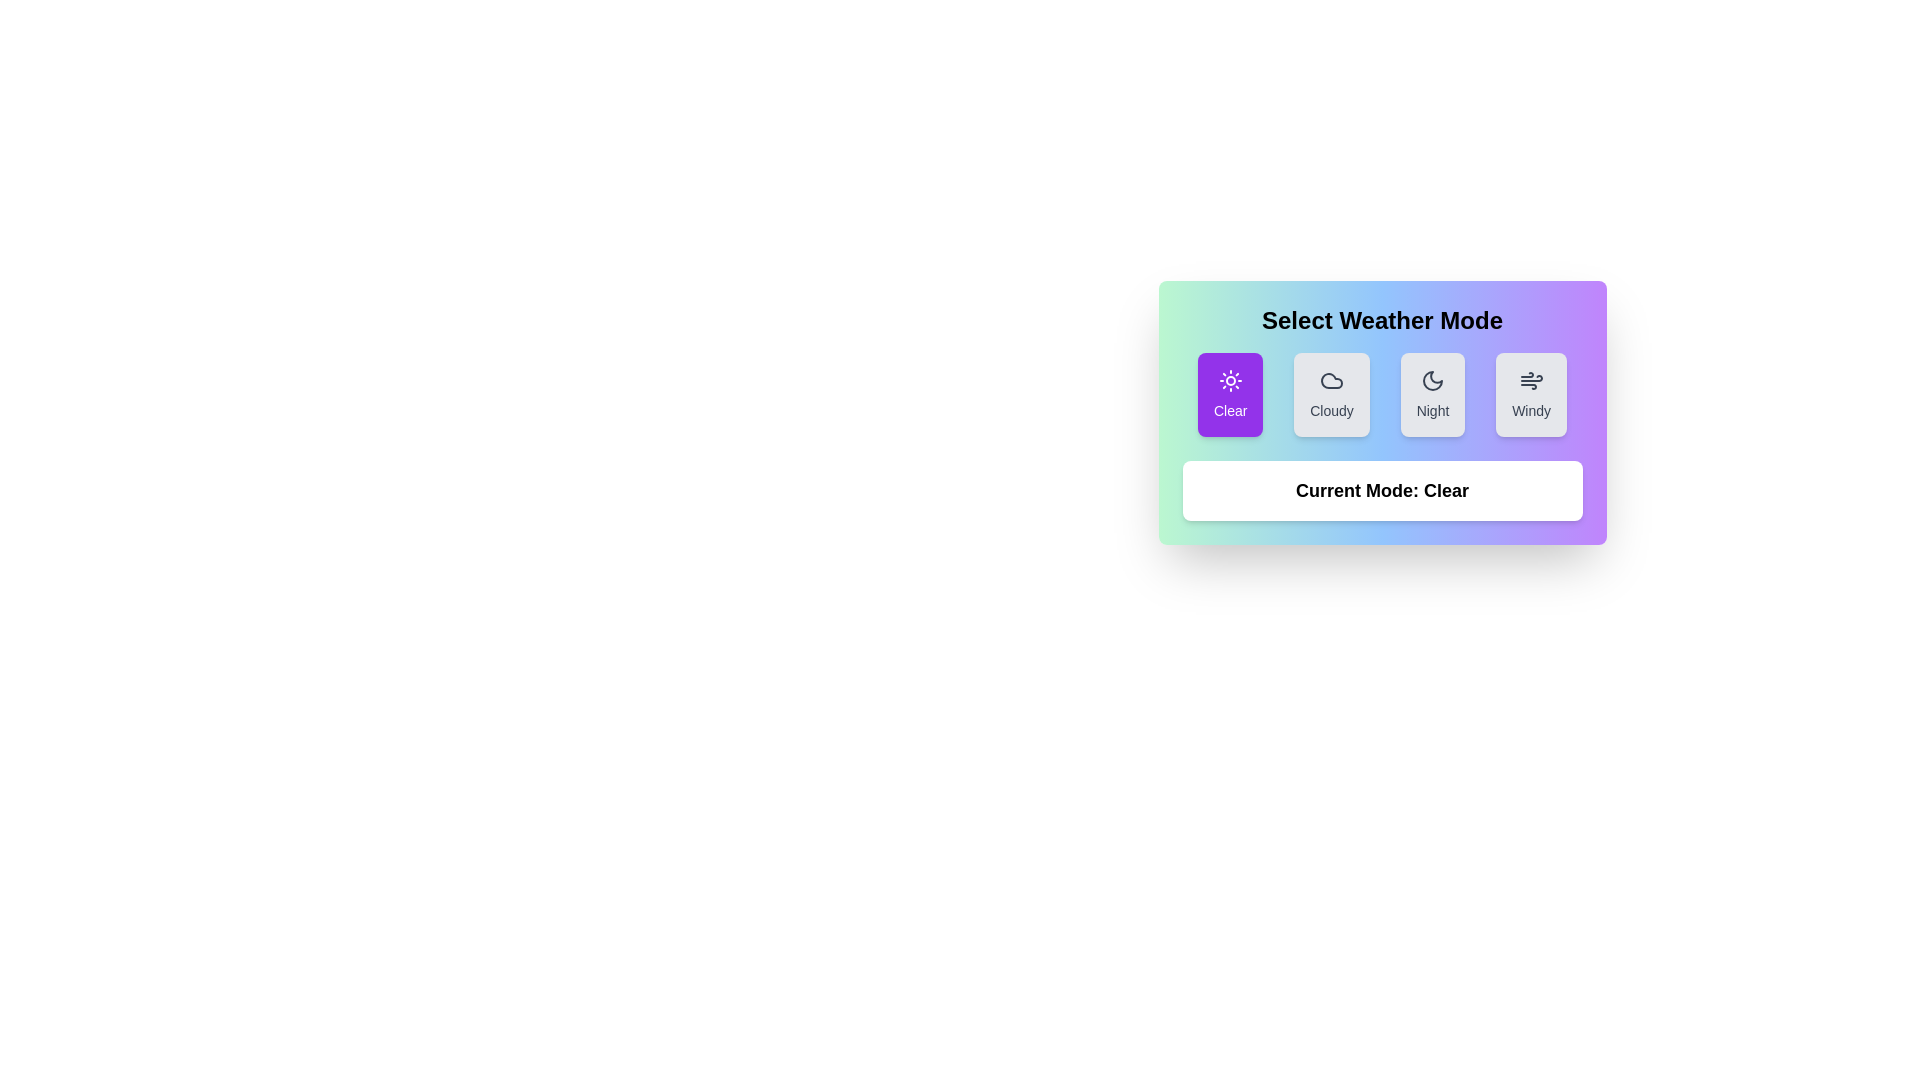 The height and width of the screenshot is (1080, 1920). What do you see at coordinates (1229, 410) in the screenshot?
I see `the 'Clear' text label button, which indicates the 'Clear' weather mode option, to trigger its hover effects` at bounding box center [1229, 410].